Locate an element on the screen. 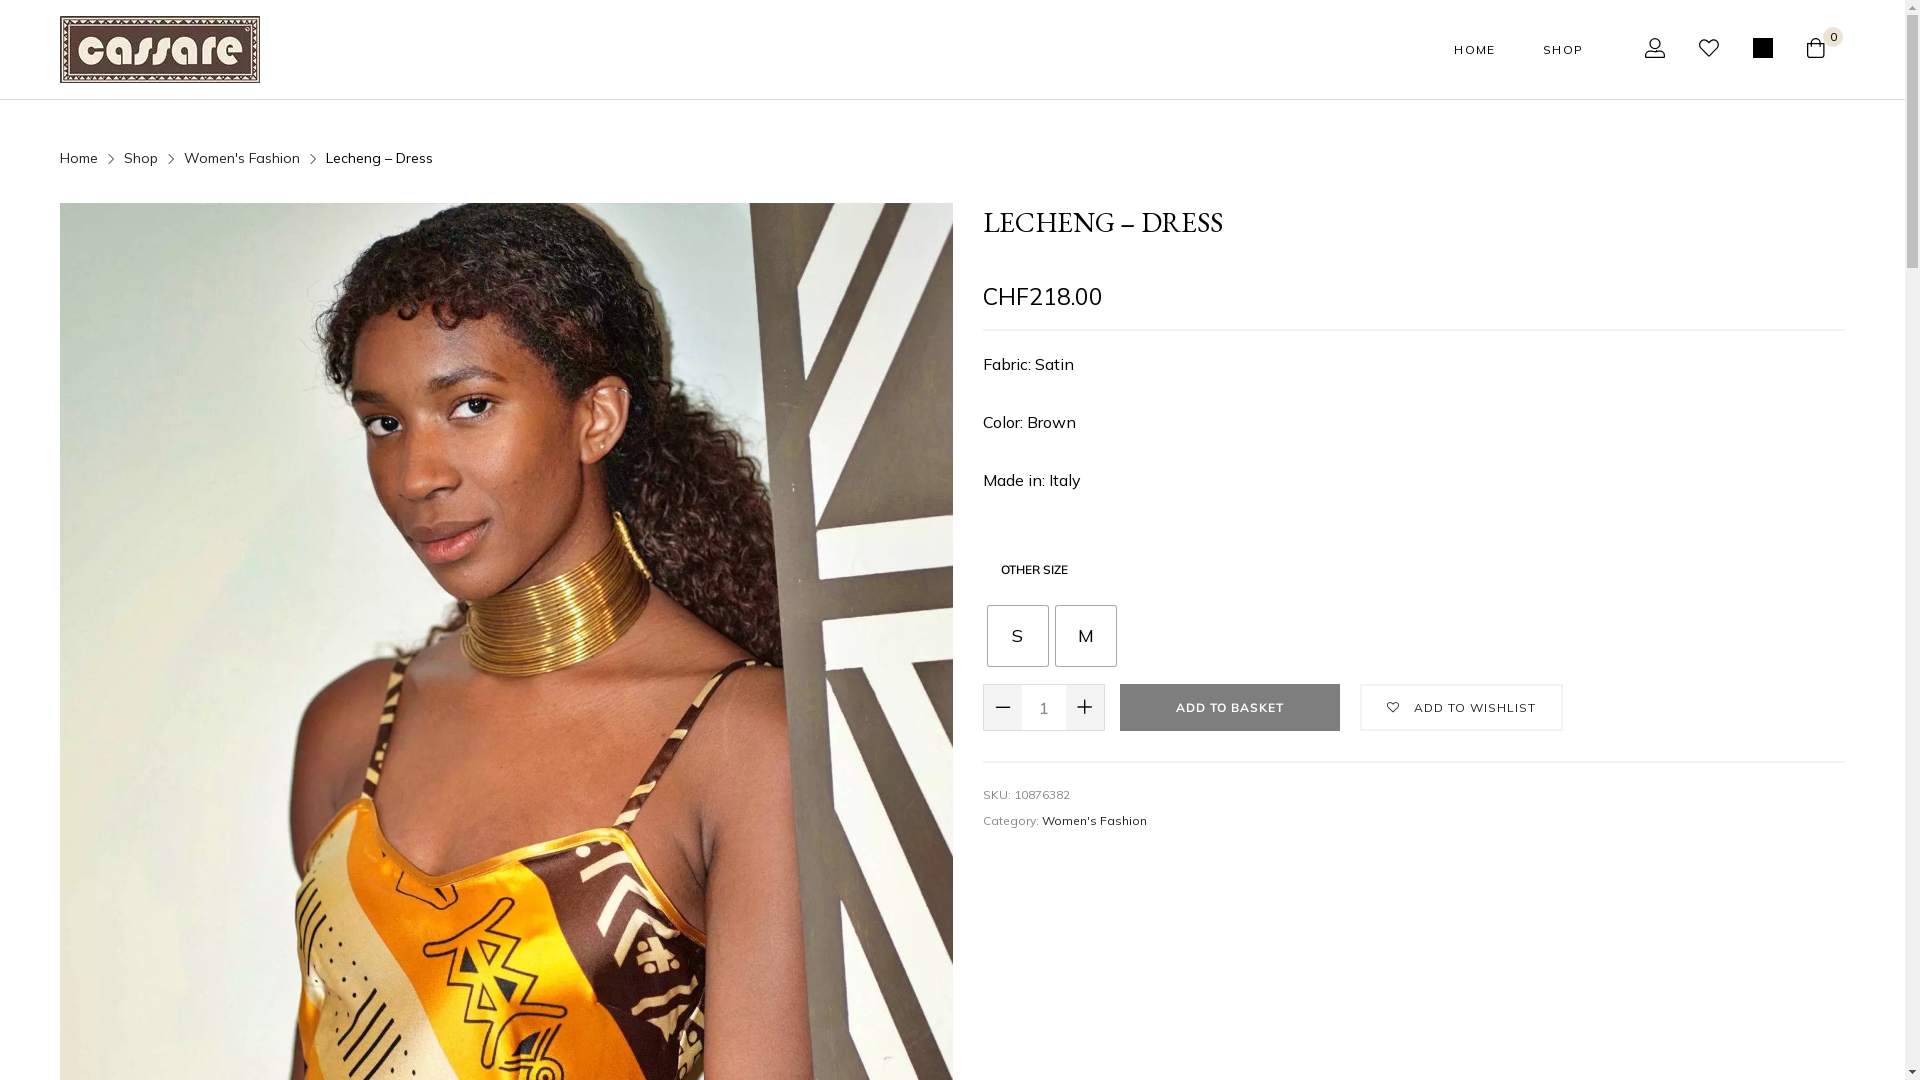 This screenshot has width=1920, height=1080. 'Shop' is located at coordinates (139, 157).